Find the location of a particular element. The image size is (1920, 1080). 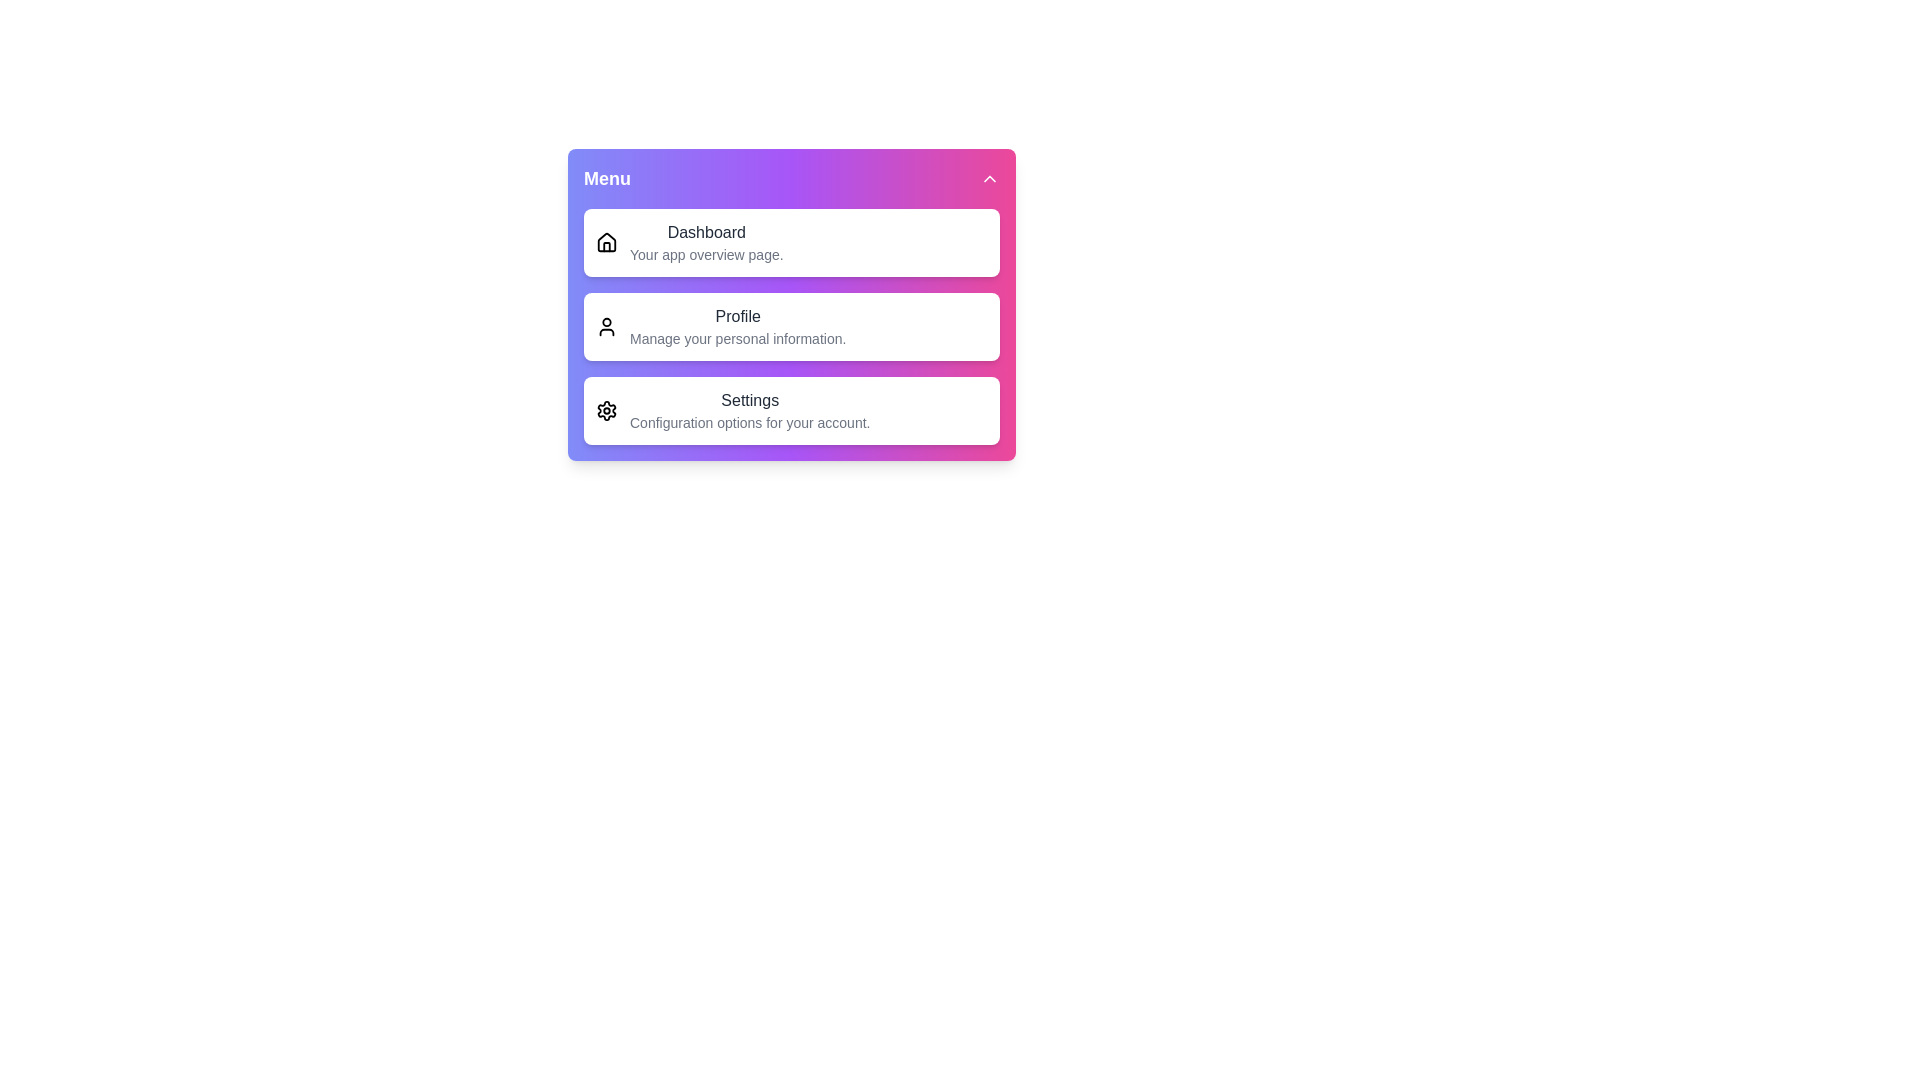

the 'Settings' menu item is located at coordinates (791, 410).